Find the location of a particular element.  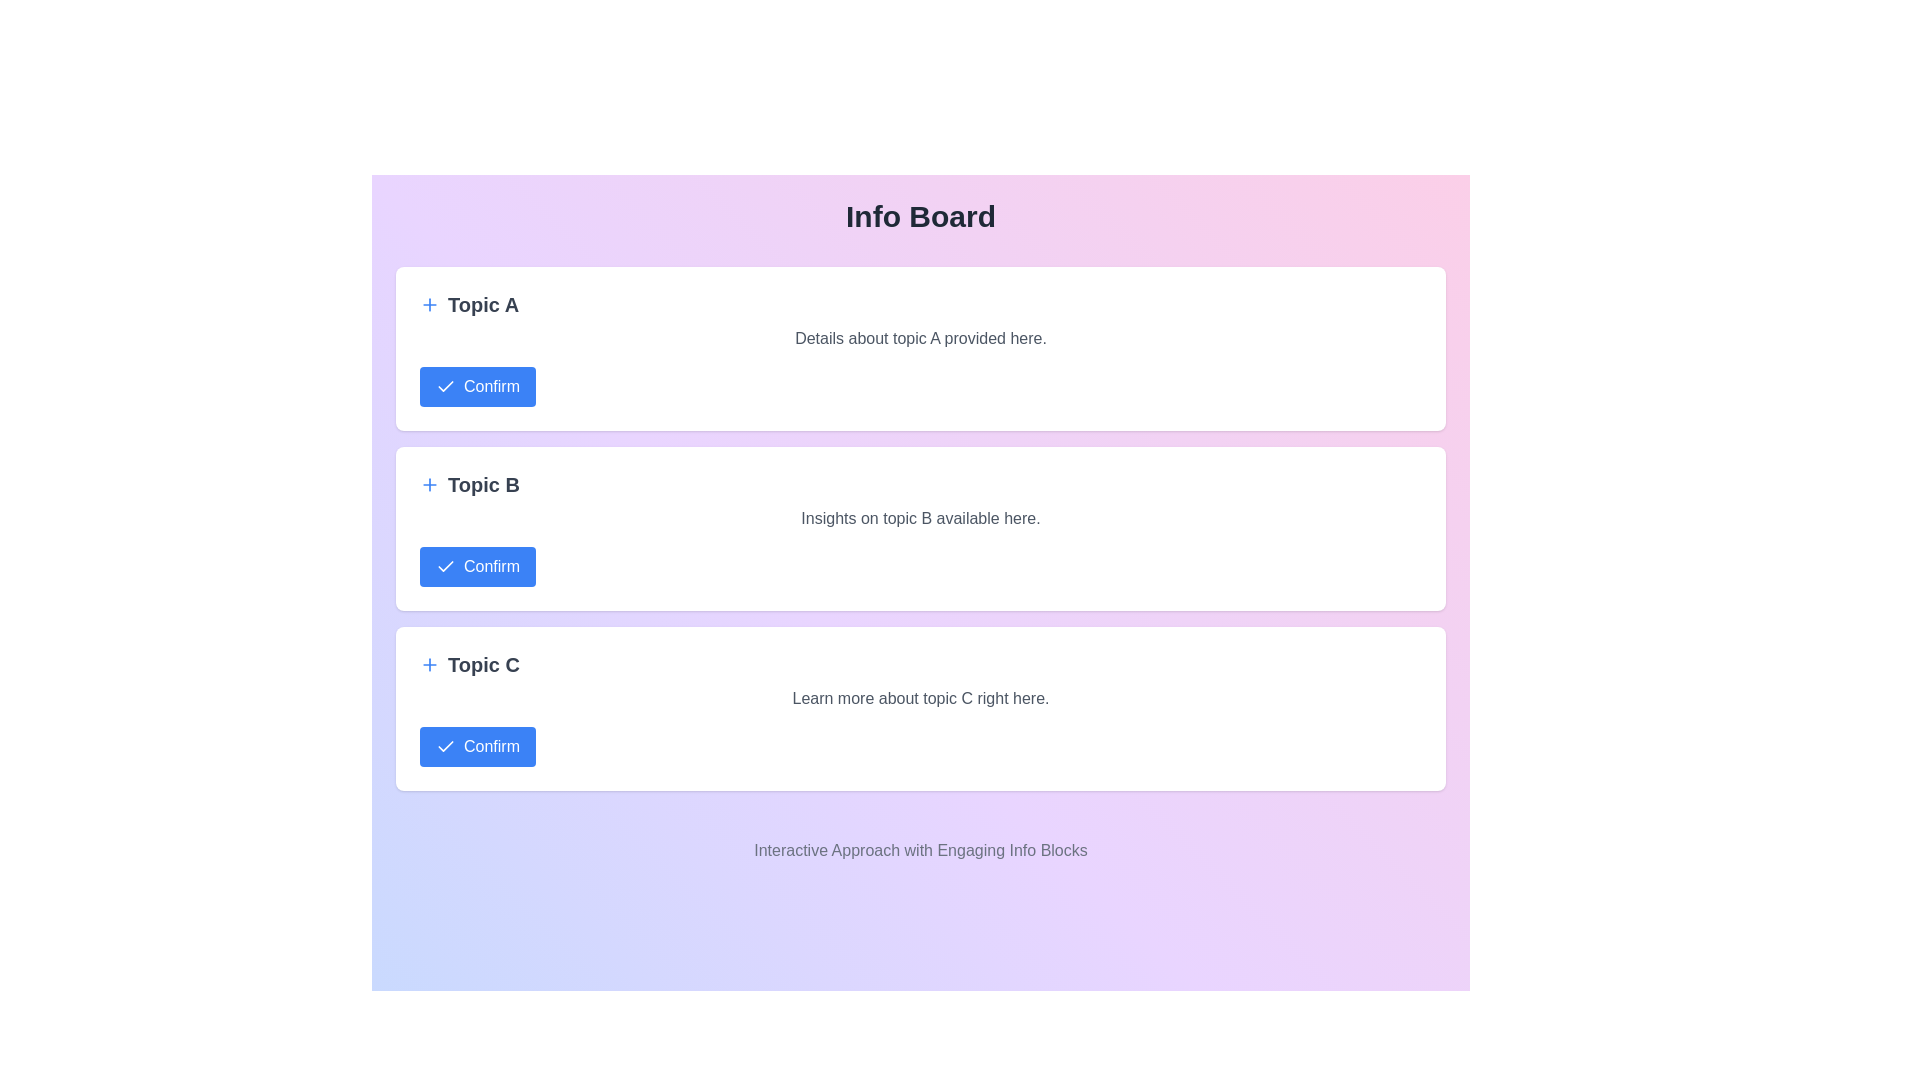

the SVG icon consisting of a checkmark symbol inside a rectangular box, which is part of the 'Confirm' button located below the 'Topic C' section is located at coordinates (445, 745).